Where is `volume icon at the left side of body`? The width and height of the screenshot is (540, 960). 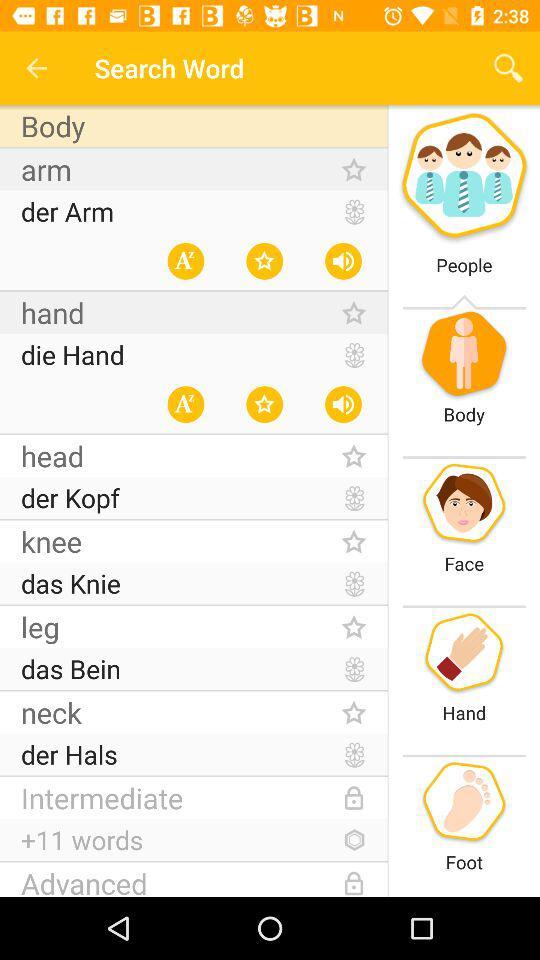
volume icon at the left side of body is located at coordinates (342, 403).